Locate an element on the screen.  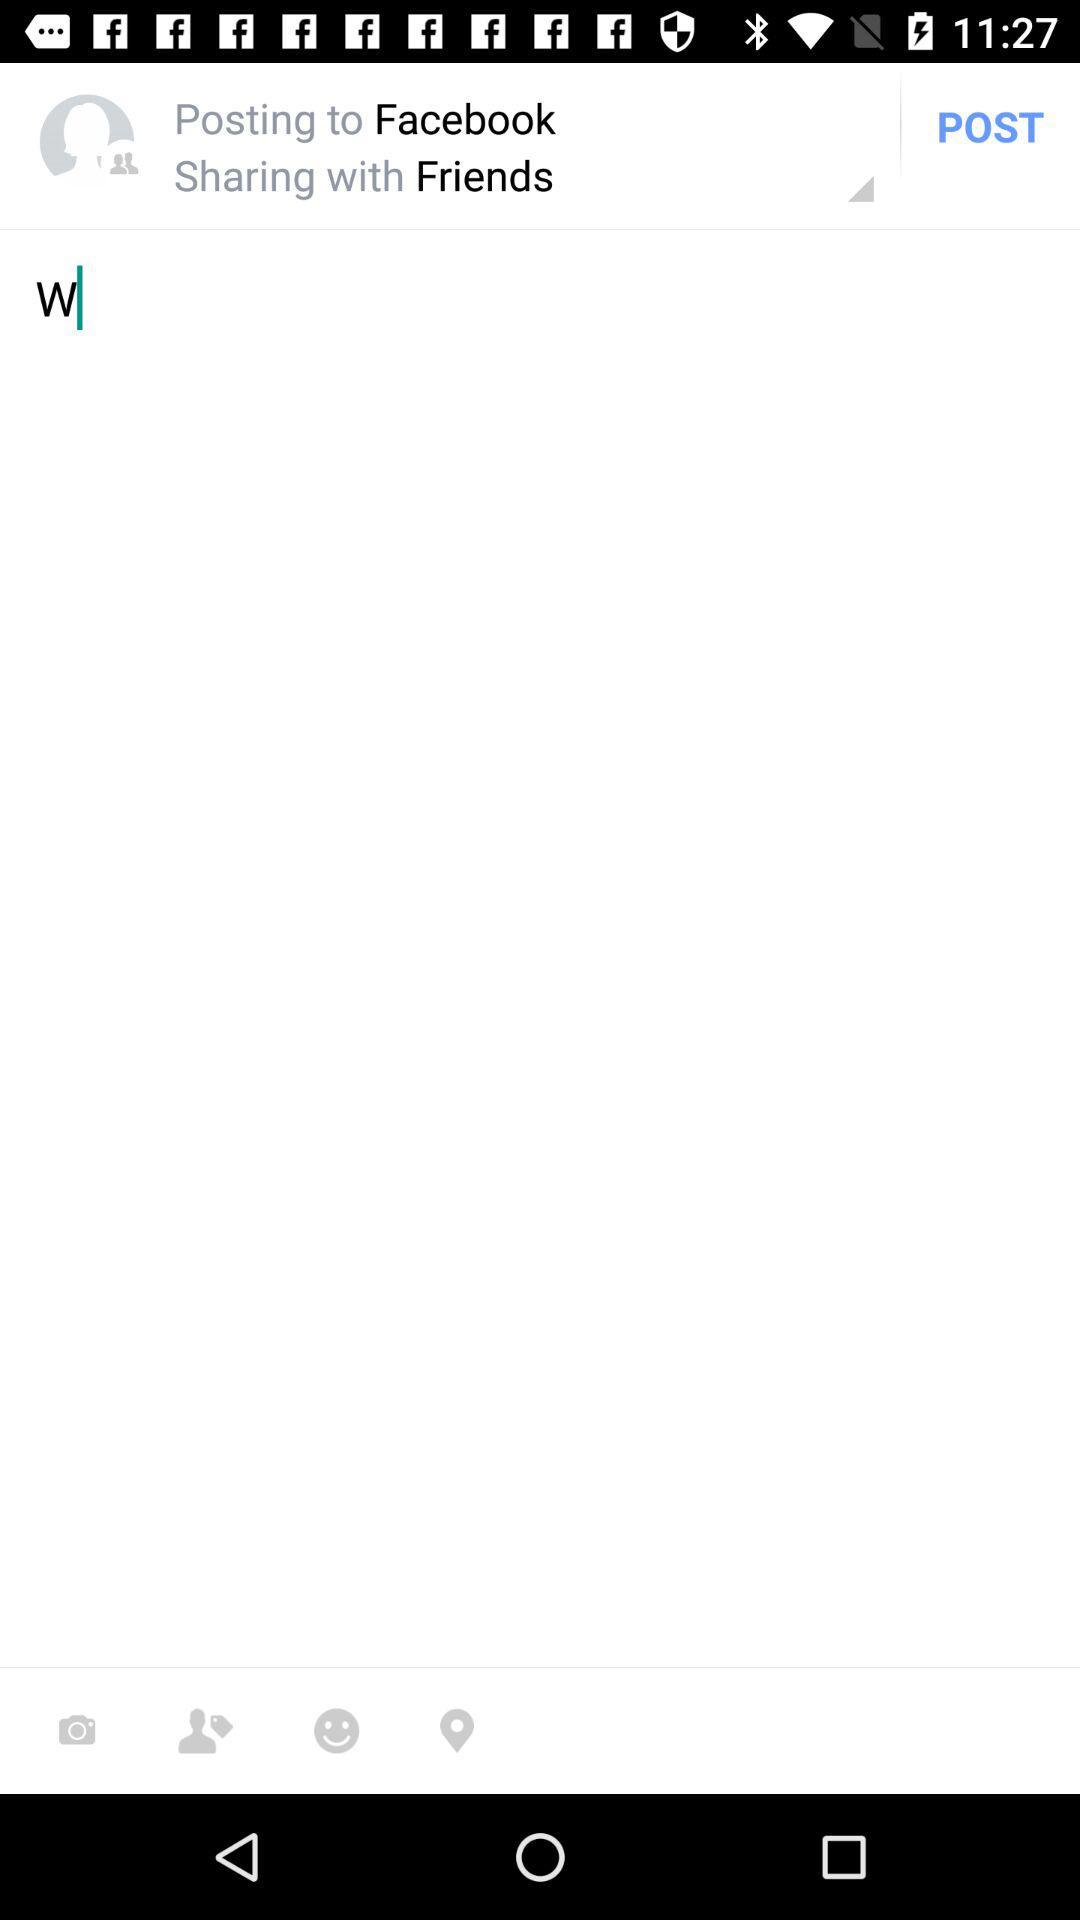
the emoji icon is located at coordinates (335, 1730).